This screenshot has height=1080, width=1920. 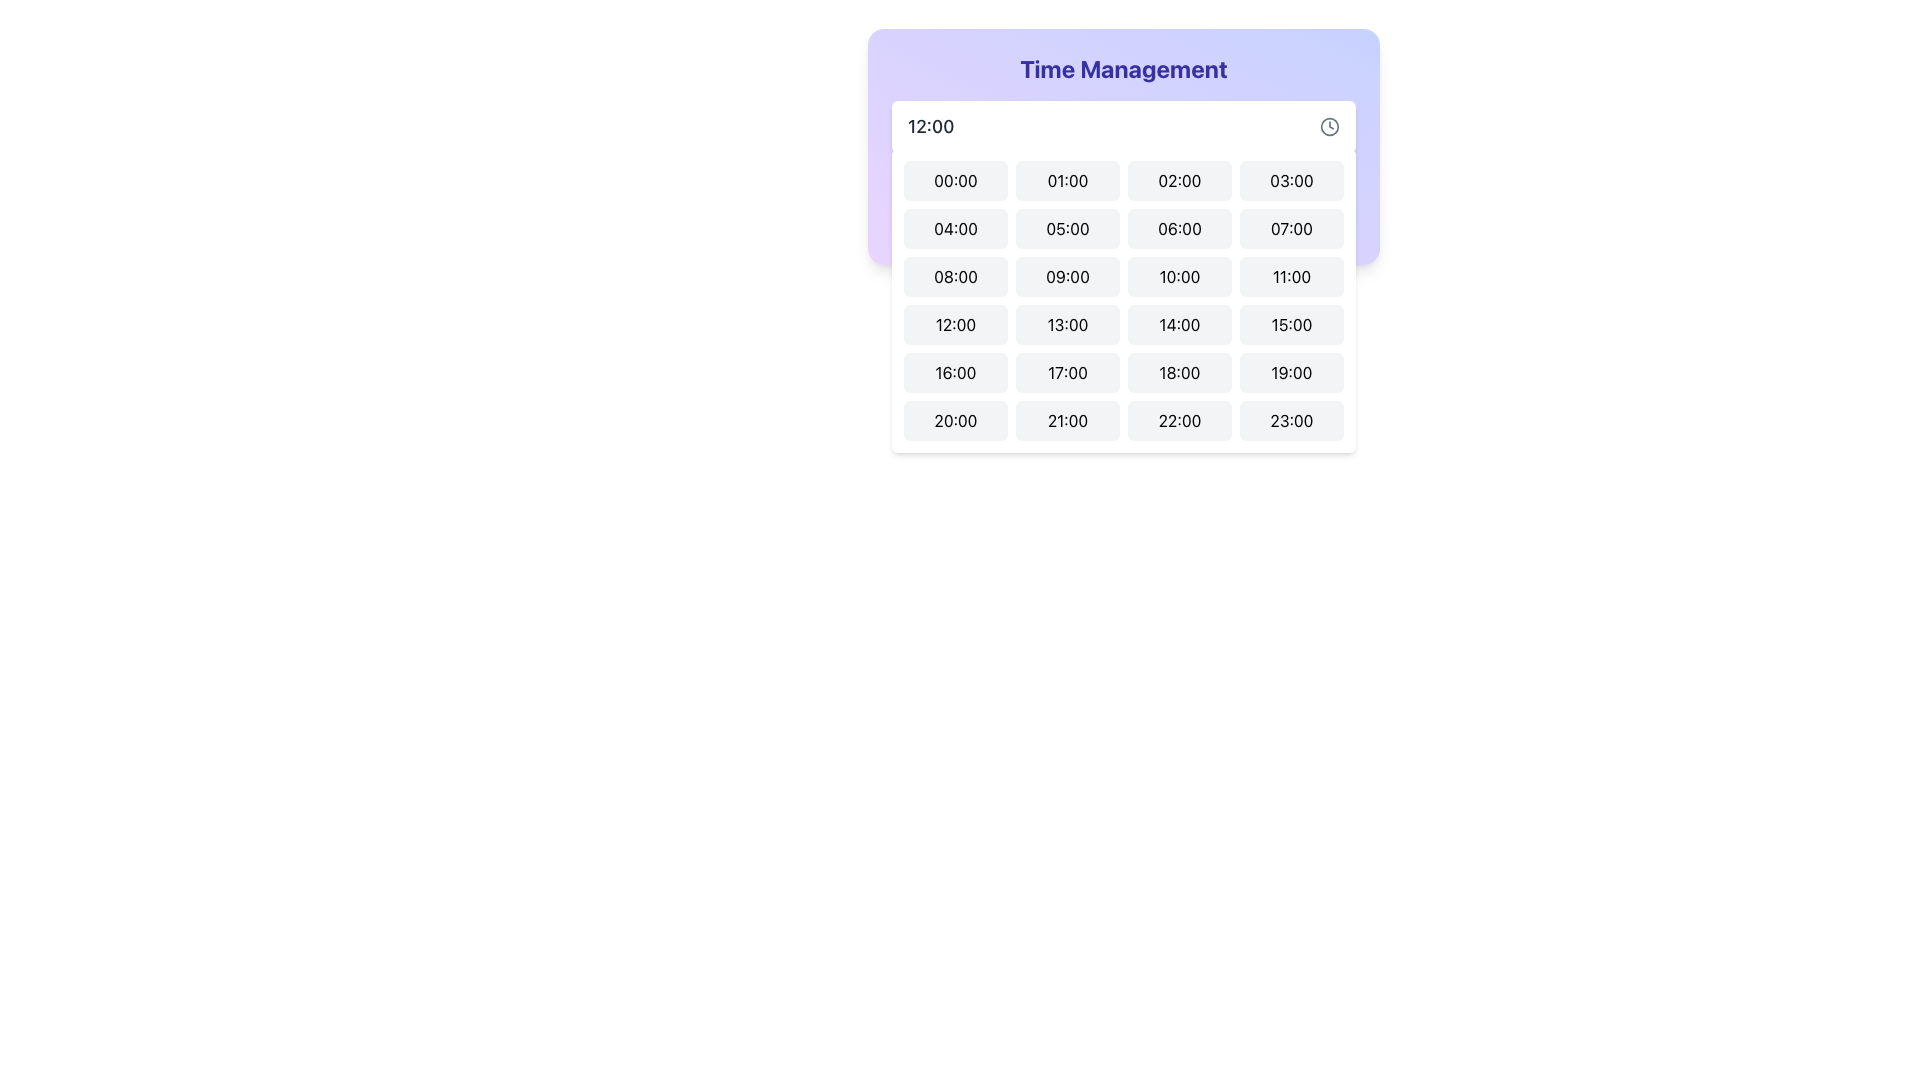 What do you see at coordinates (954, 419) in the screenshot?
I see `the time selection button displaying '20:00' in the first column of the sixth row within the time-picker dropdown interface` at bounding box center [954, 419].